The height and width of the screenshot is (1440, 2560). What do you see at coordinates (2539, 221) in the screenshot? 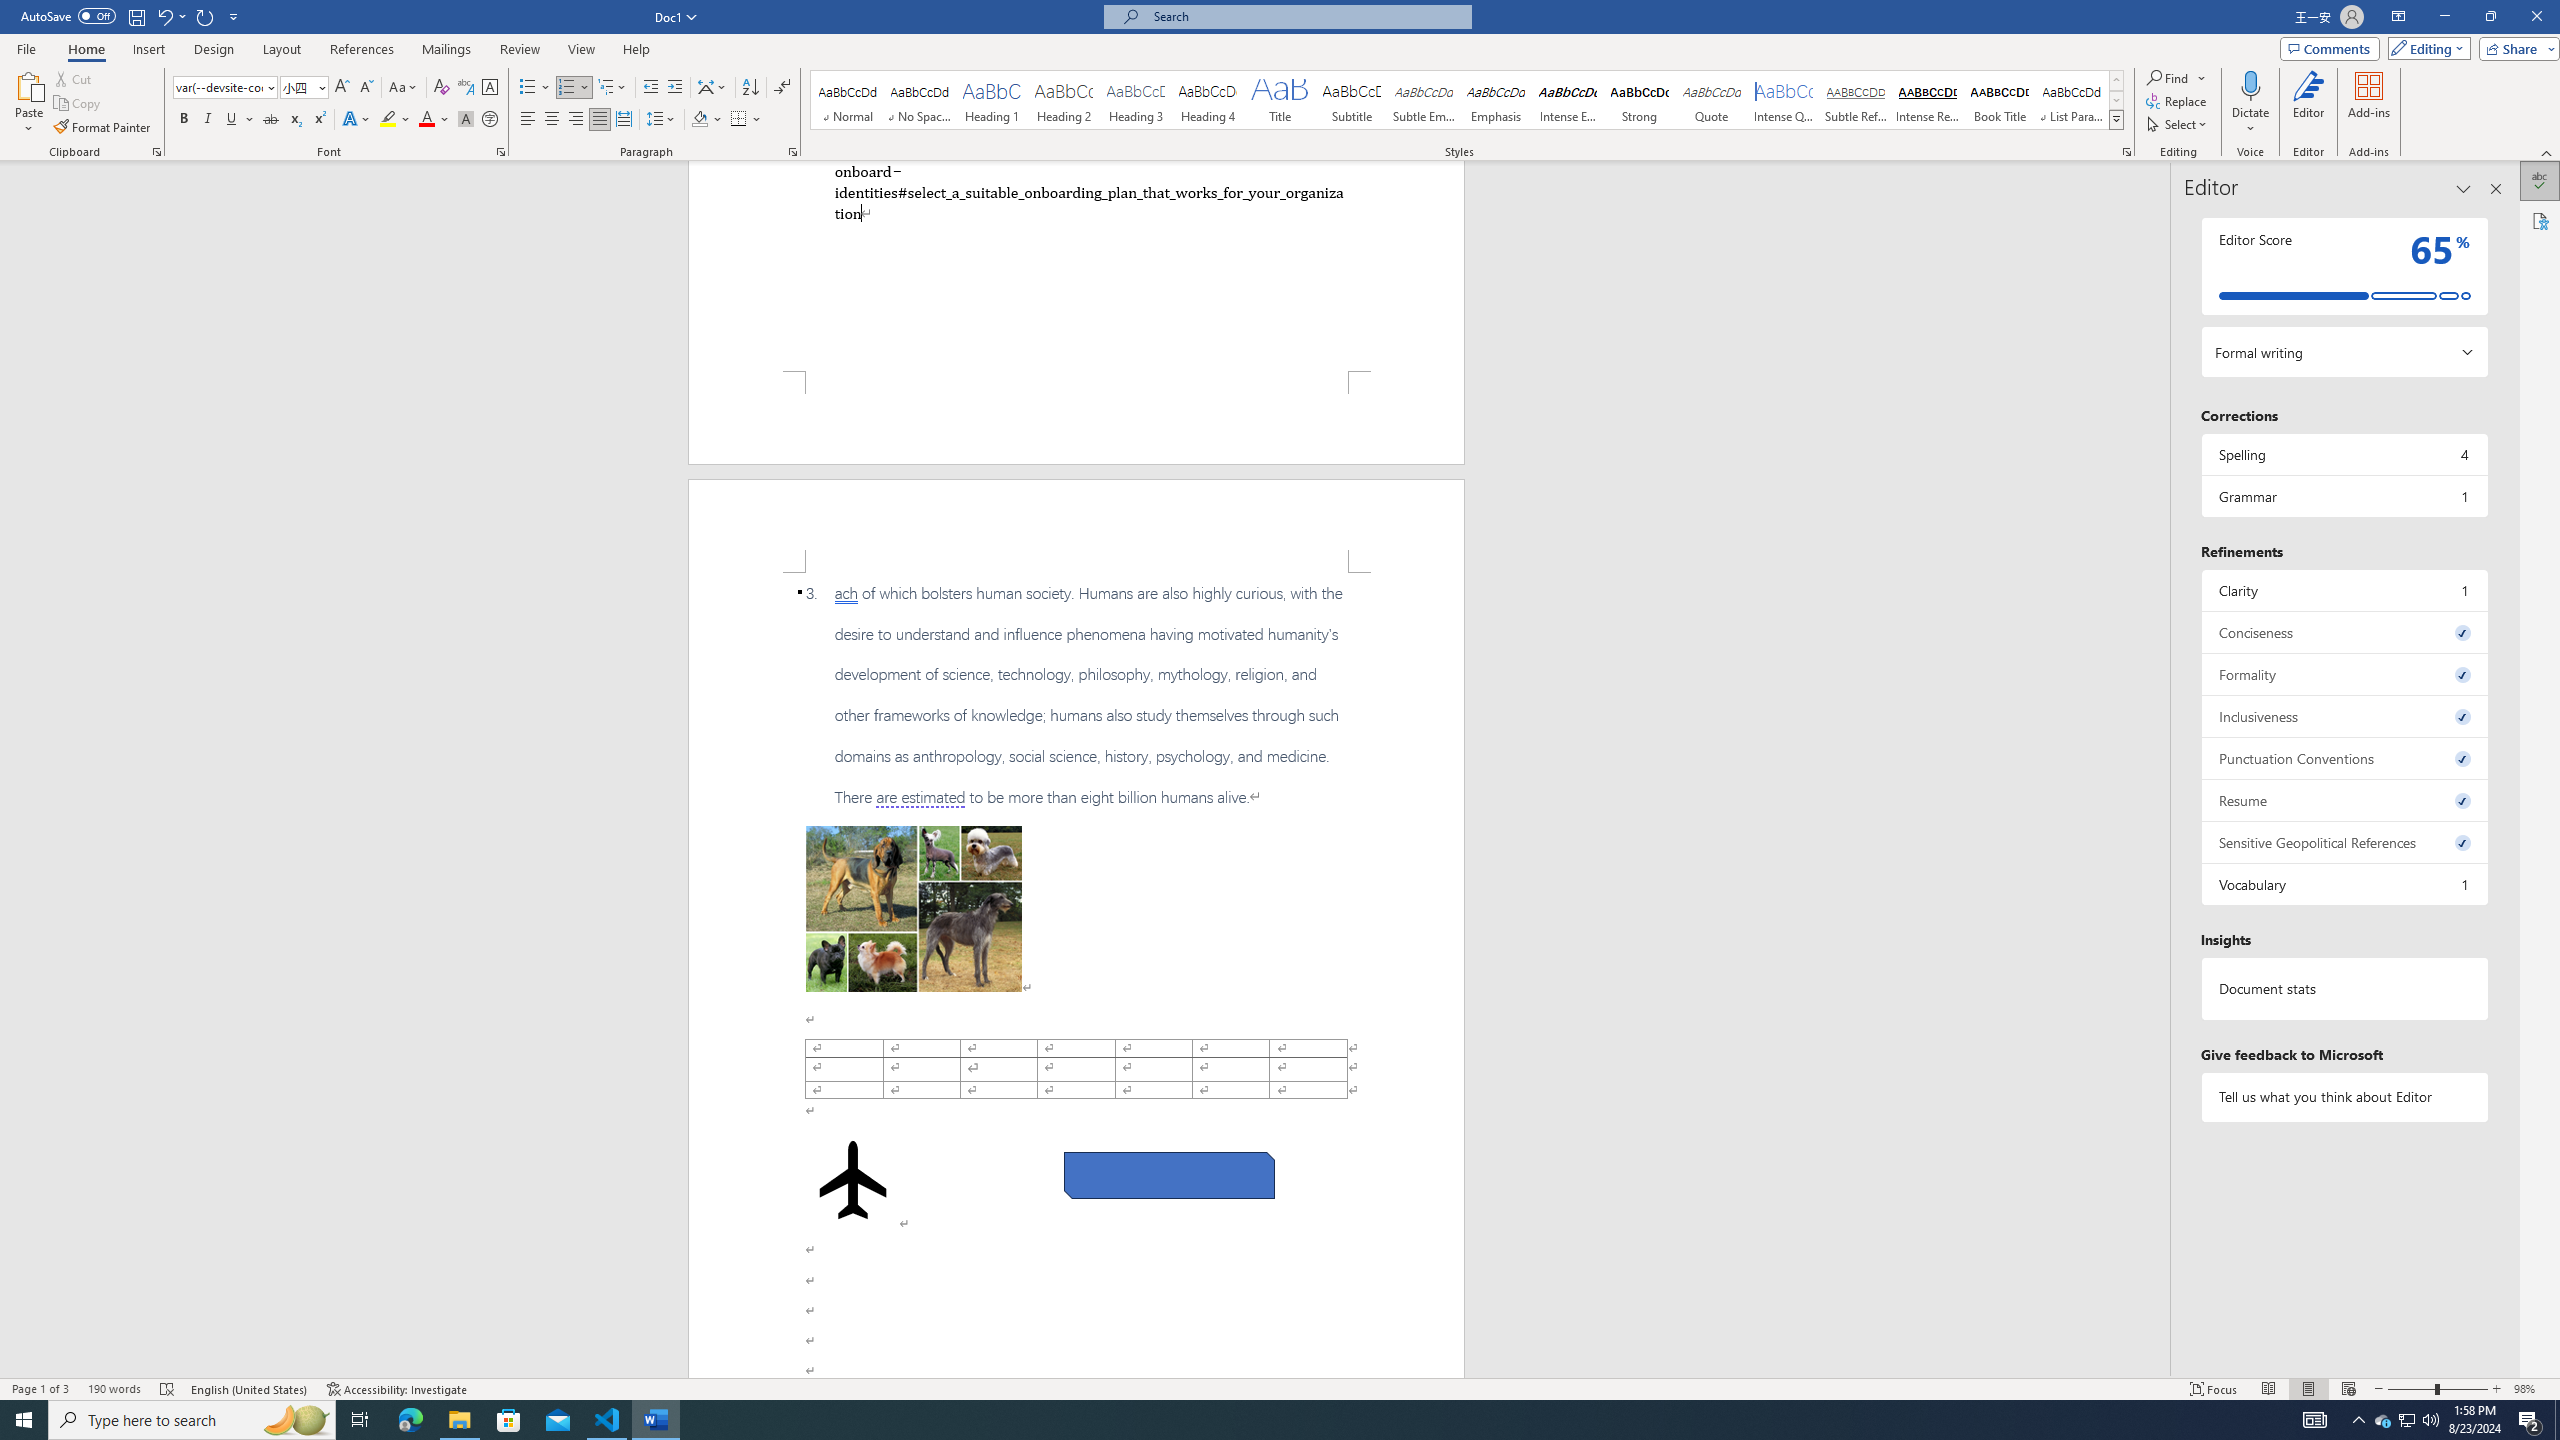
I see `'Accessibility'` at bounding box center [2539, 221].